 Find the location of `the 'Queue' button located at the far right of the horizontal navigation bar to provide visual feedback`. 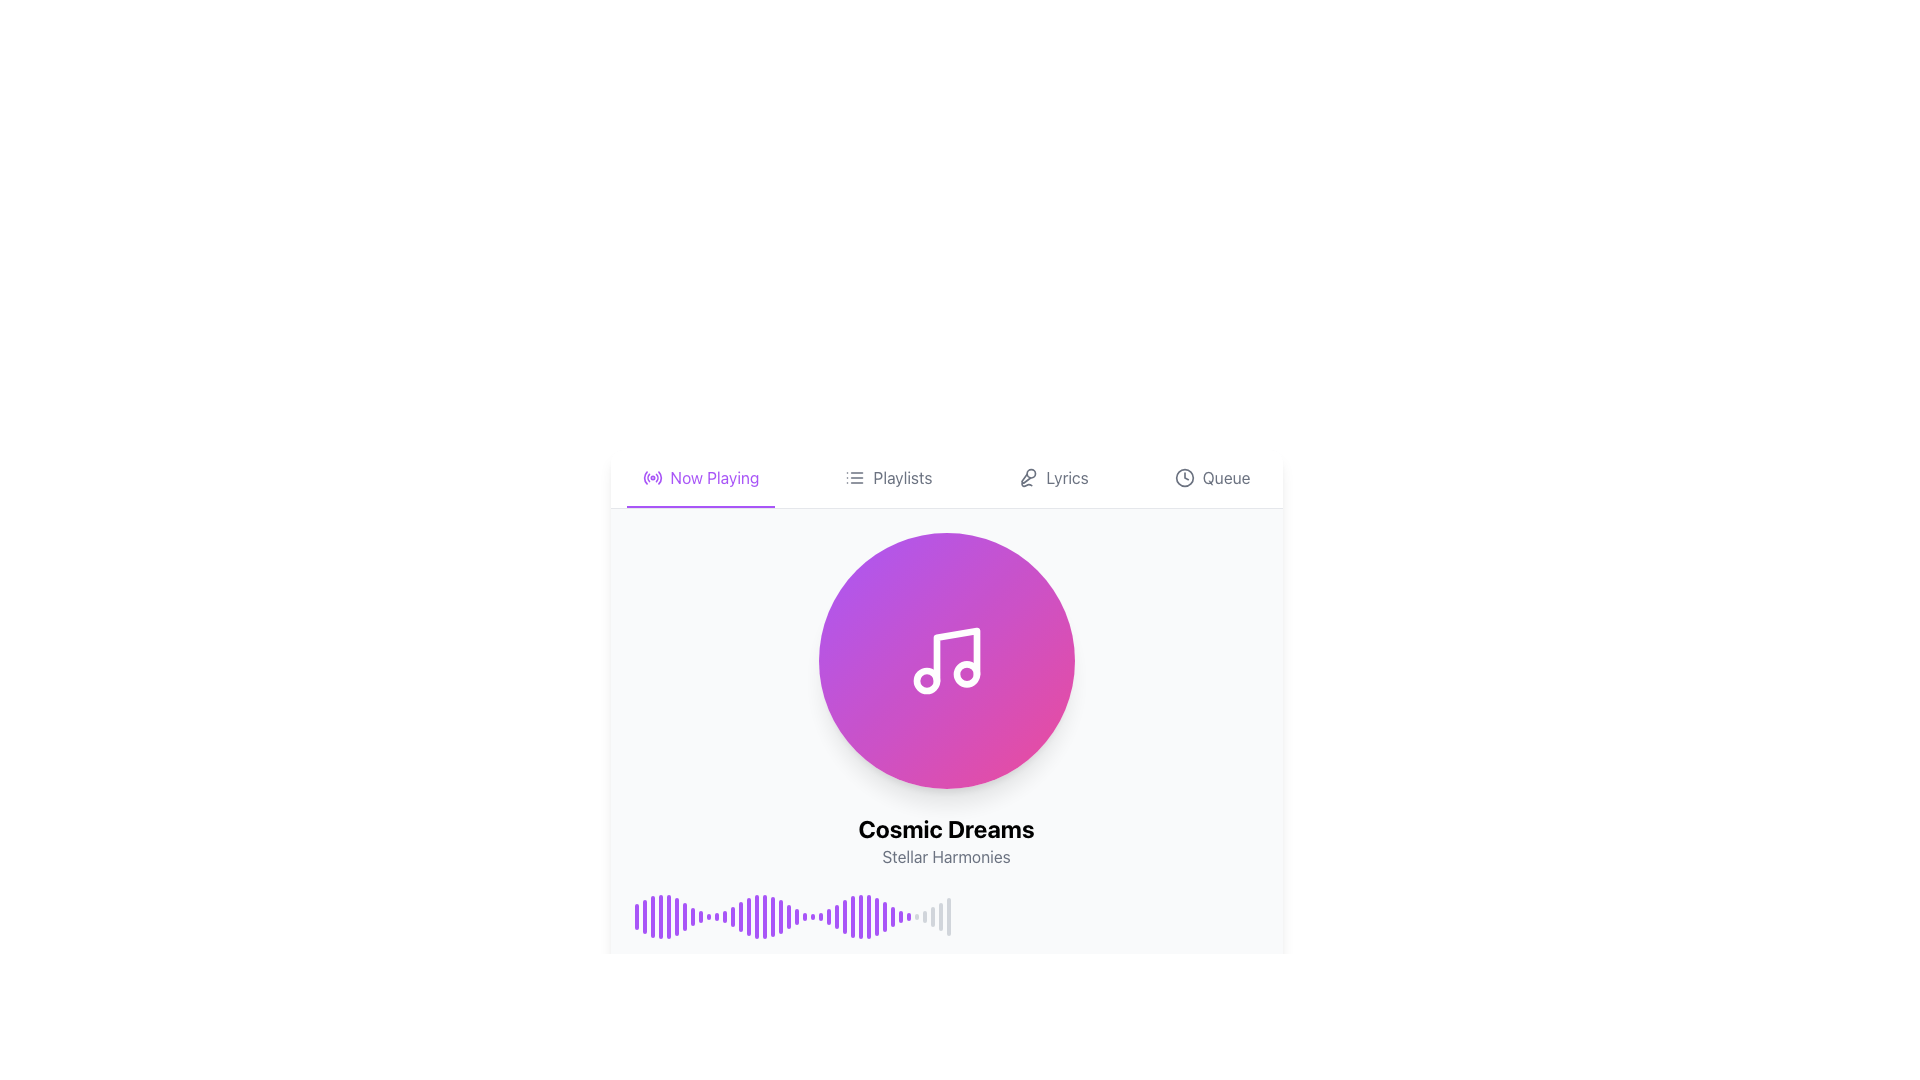

the 'Queue' button located at the far right of the horizontal navigation bar to provide visual feedback is located at coordinates (1211, 478).